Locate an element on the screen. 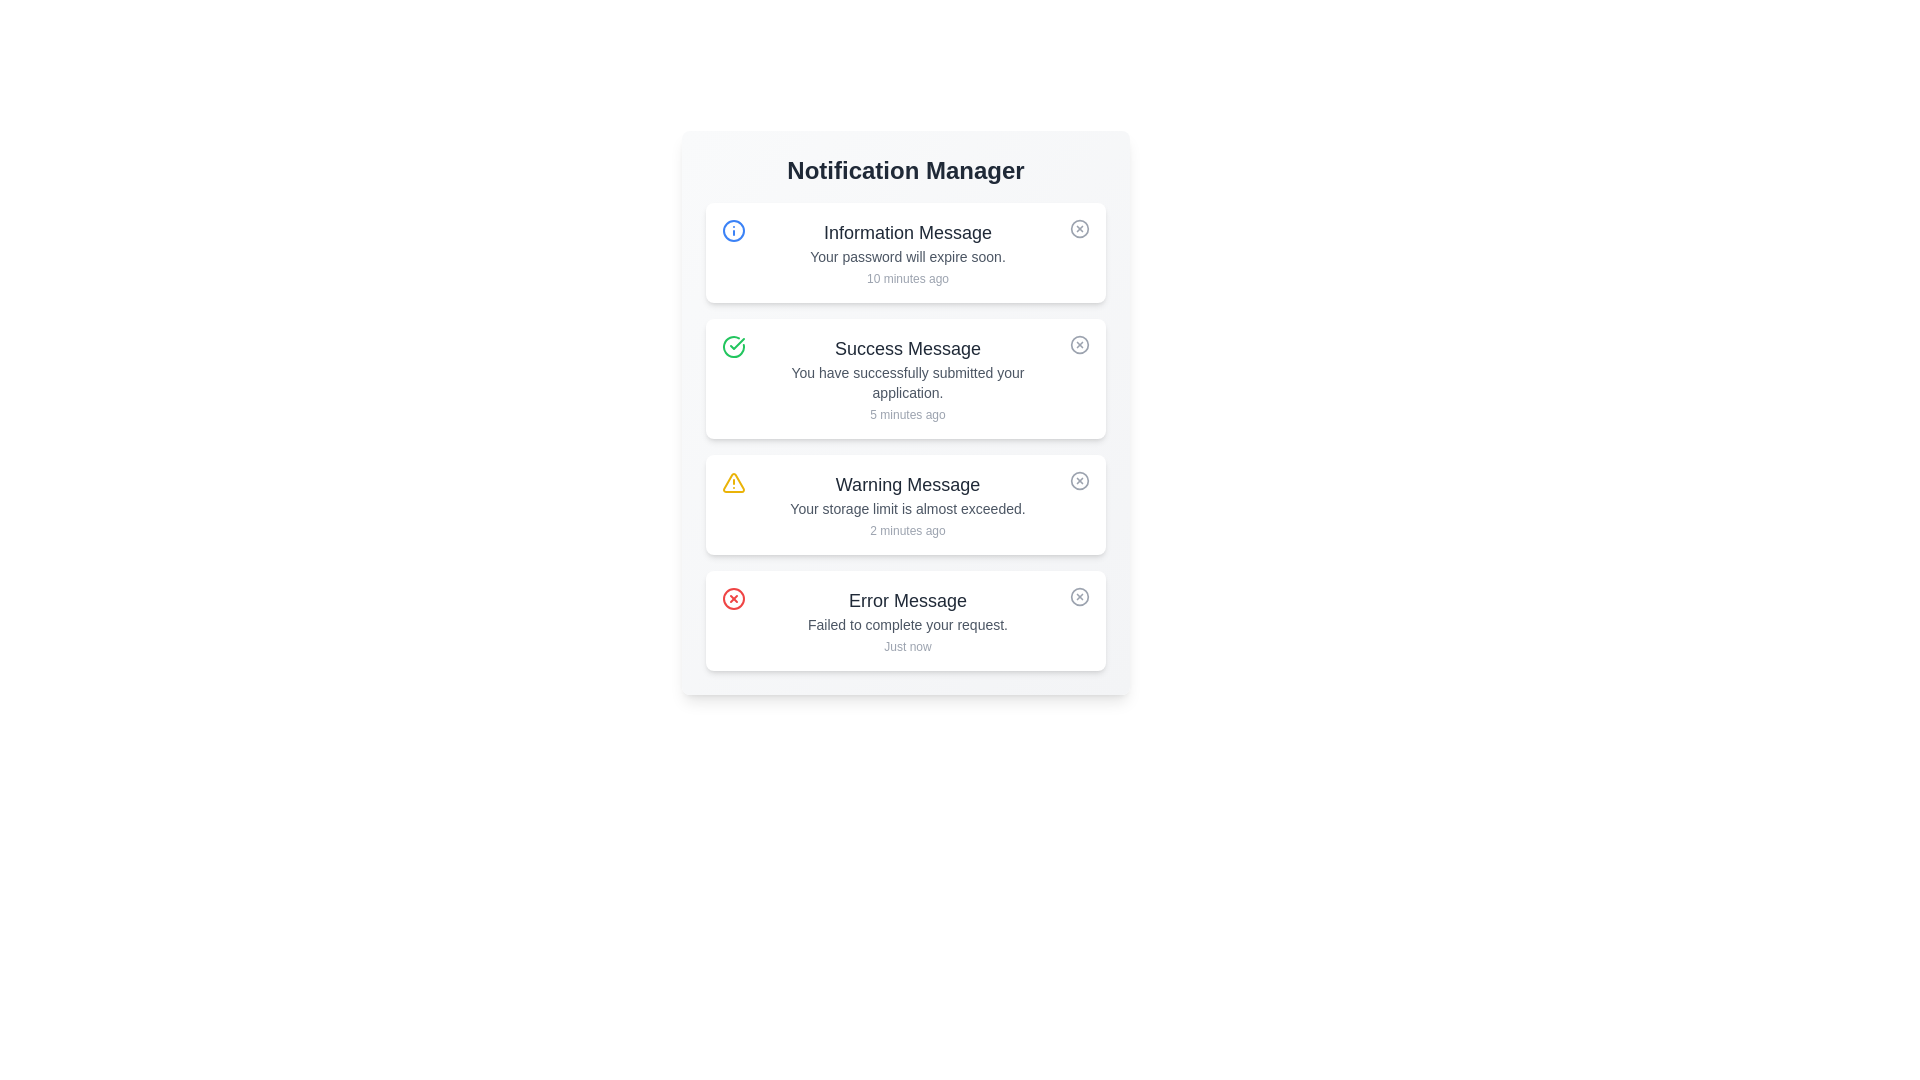 The image size is (1920, 1080). the Notification Card at the top of the notification list that informs the user about their password expiring soon is located at coordinates (905, 252).